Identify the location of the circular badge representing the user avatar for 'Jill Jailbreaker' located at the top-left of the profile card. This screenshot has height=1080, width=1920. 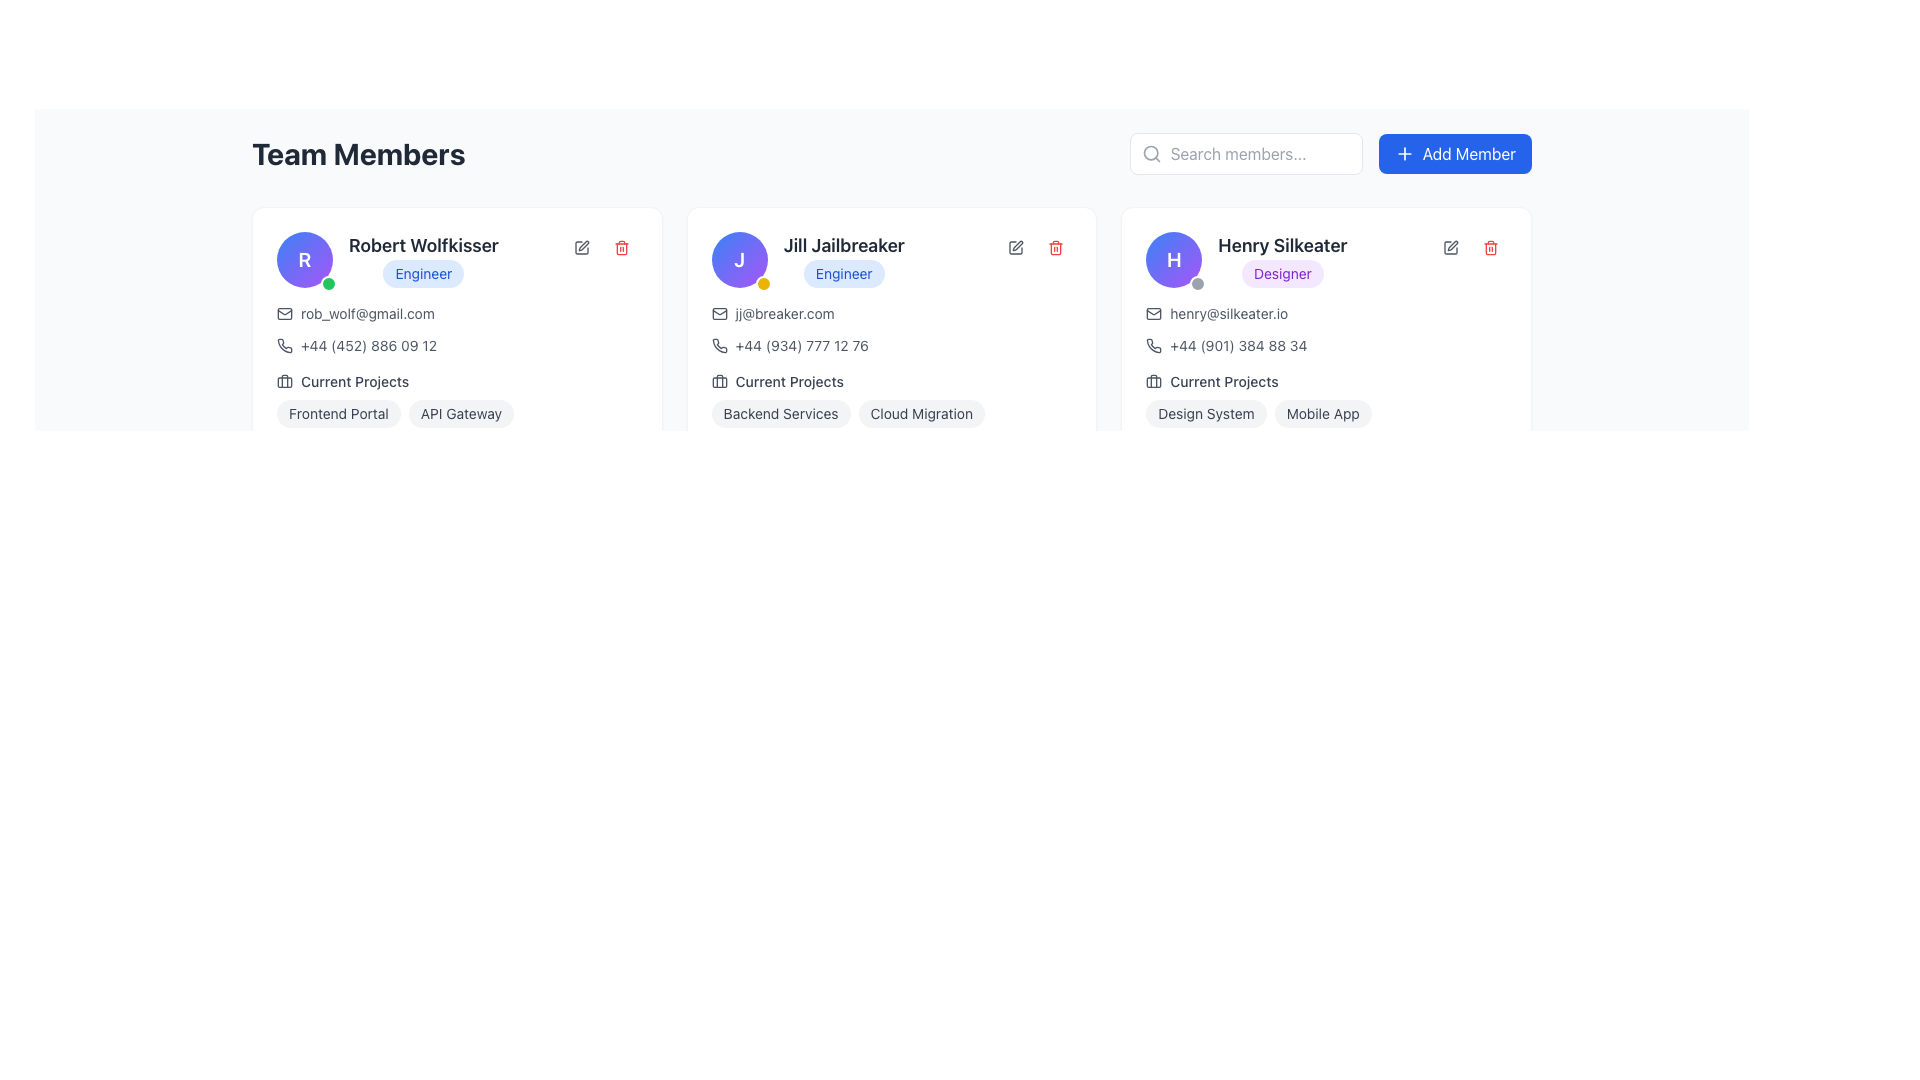
(738, 258).